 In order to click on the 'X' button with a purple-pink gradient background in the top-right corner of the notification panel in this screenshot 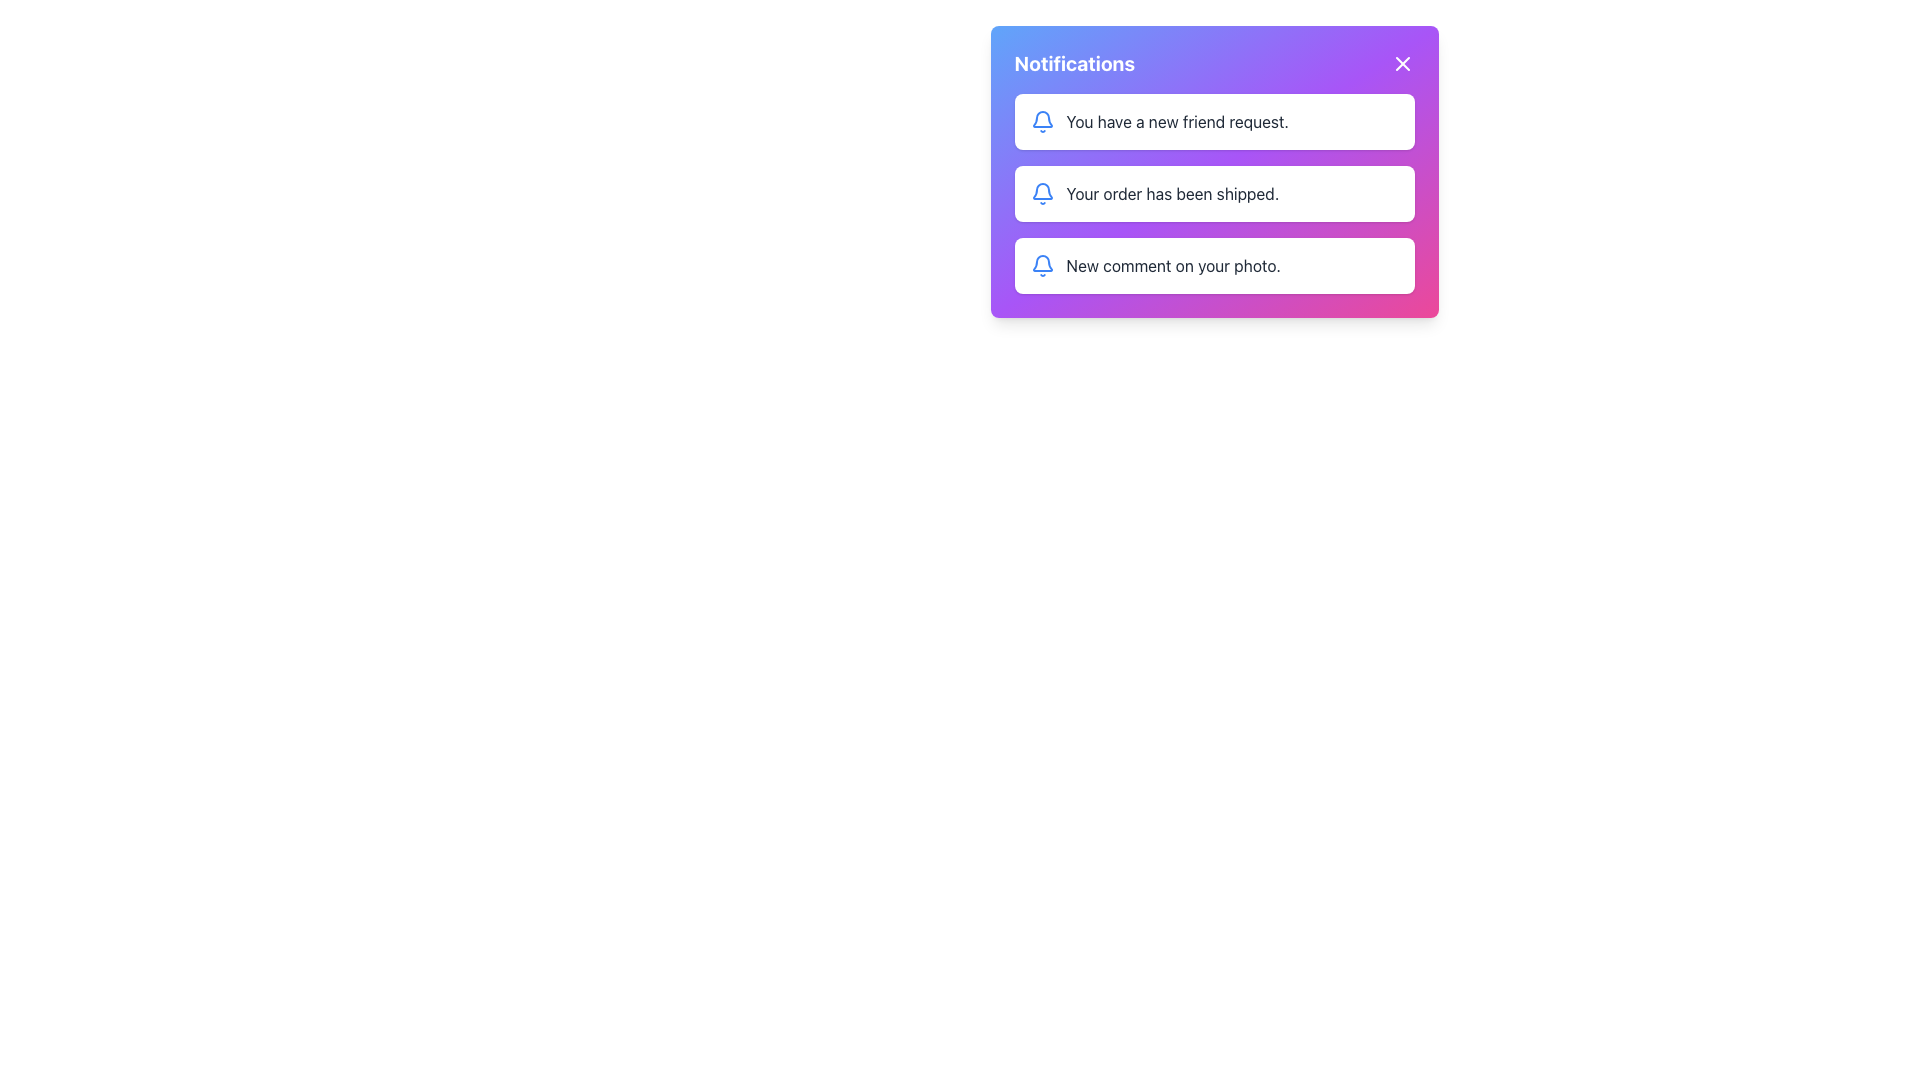, I will do `click(1401, 63)`.